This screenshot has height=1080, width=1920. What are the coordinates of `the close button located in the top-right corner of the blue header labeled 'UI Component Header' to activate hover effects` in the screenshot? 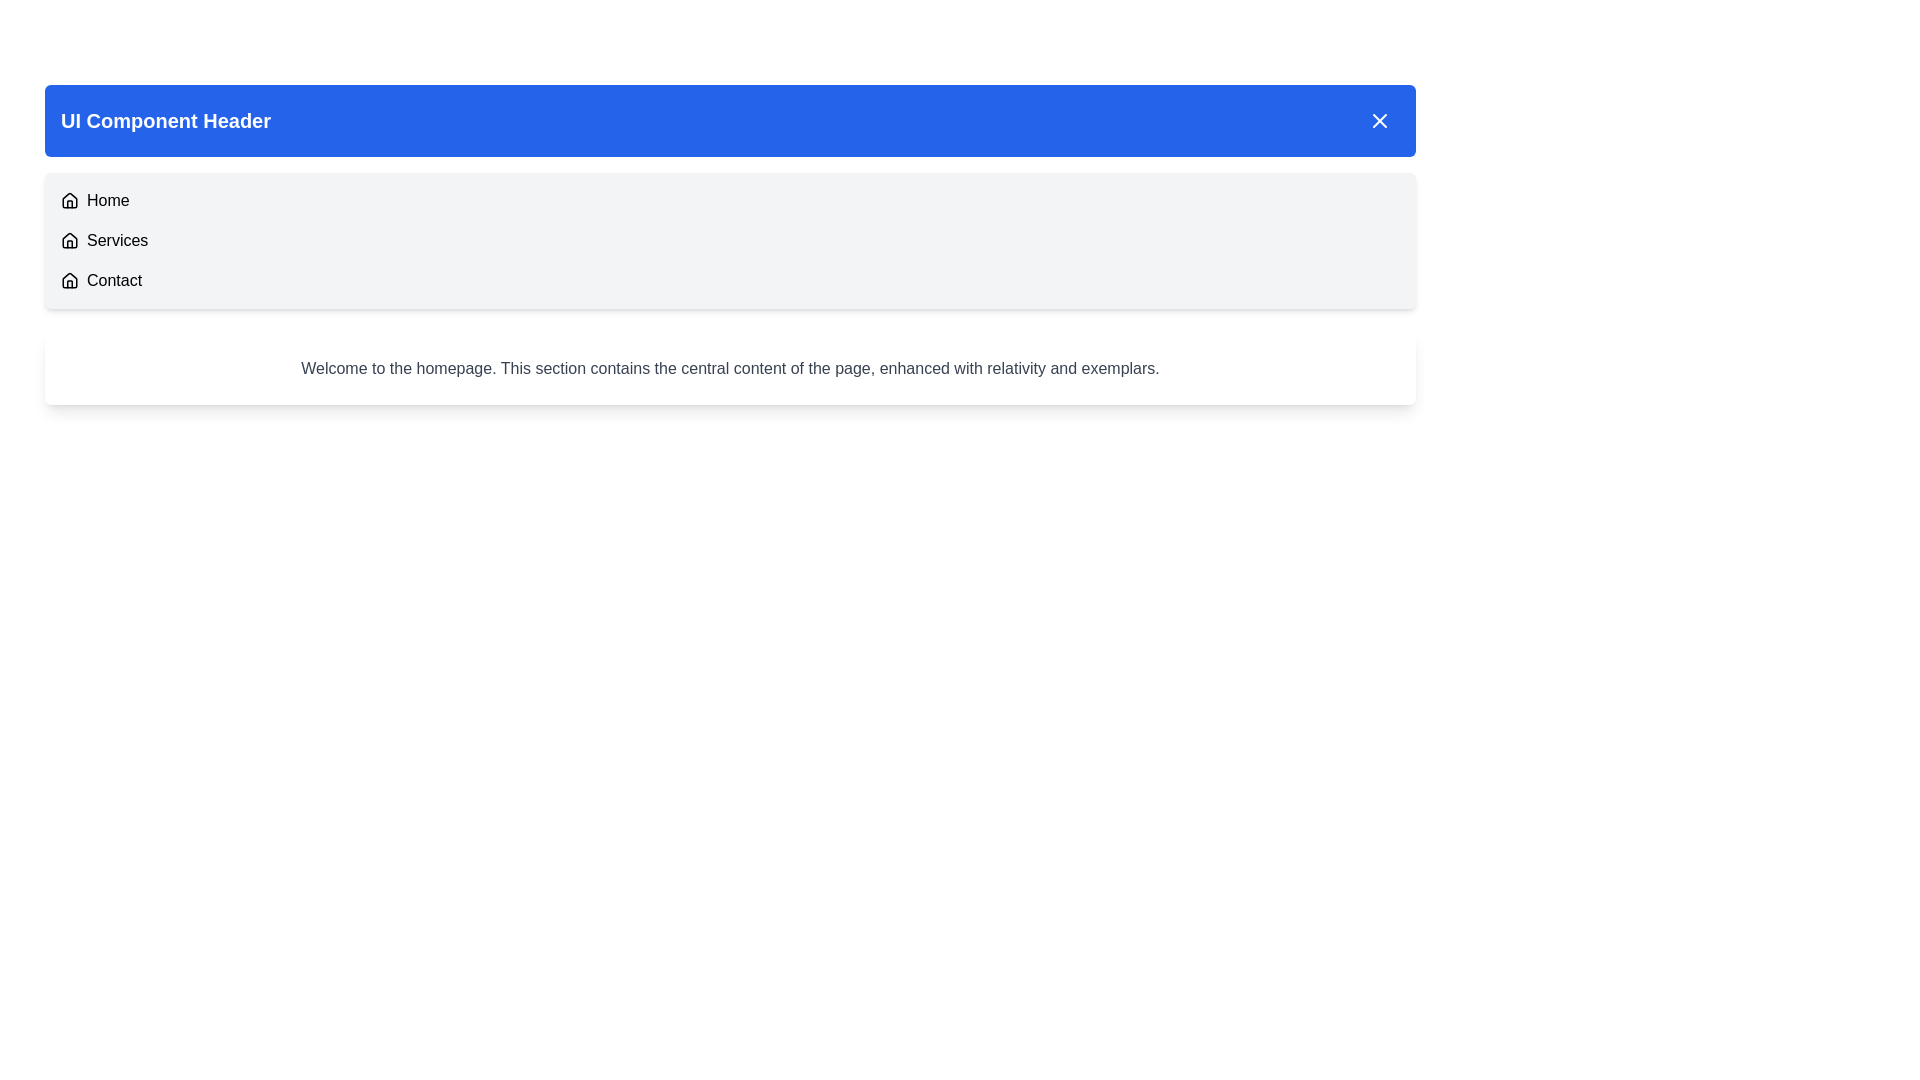 It's located at (1379, 120).